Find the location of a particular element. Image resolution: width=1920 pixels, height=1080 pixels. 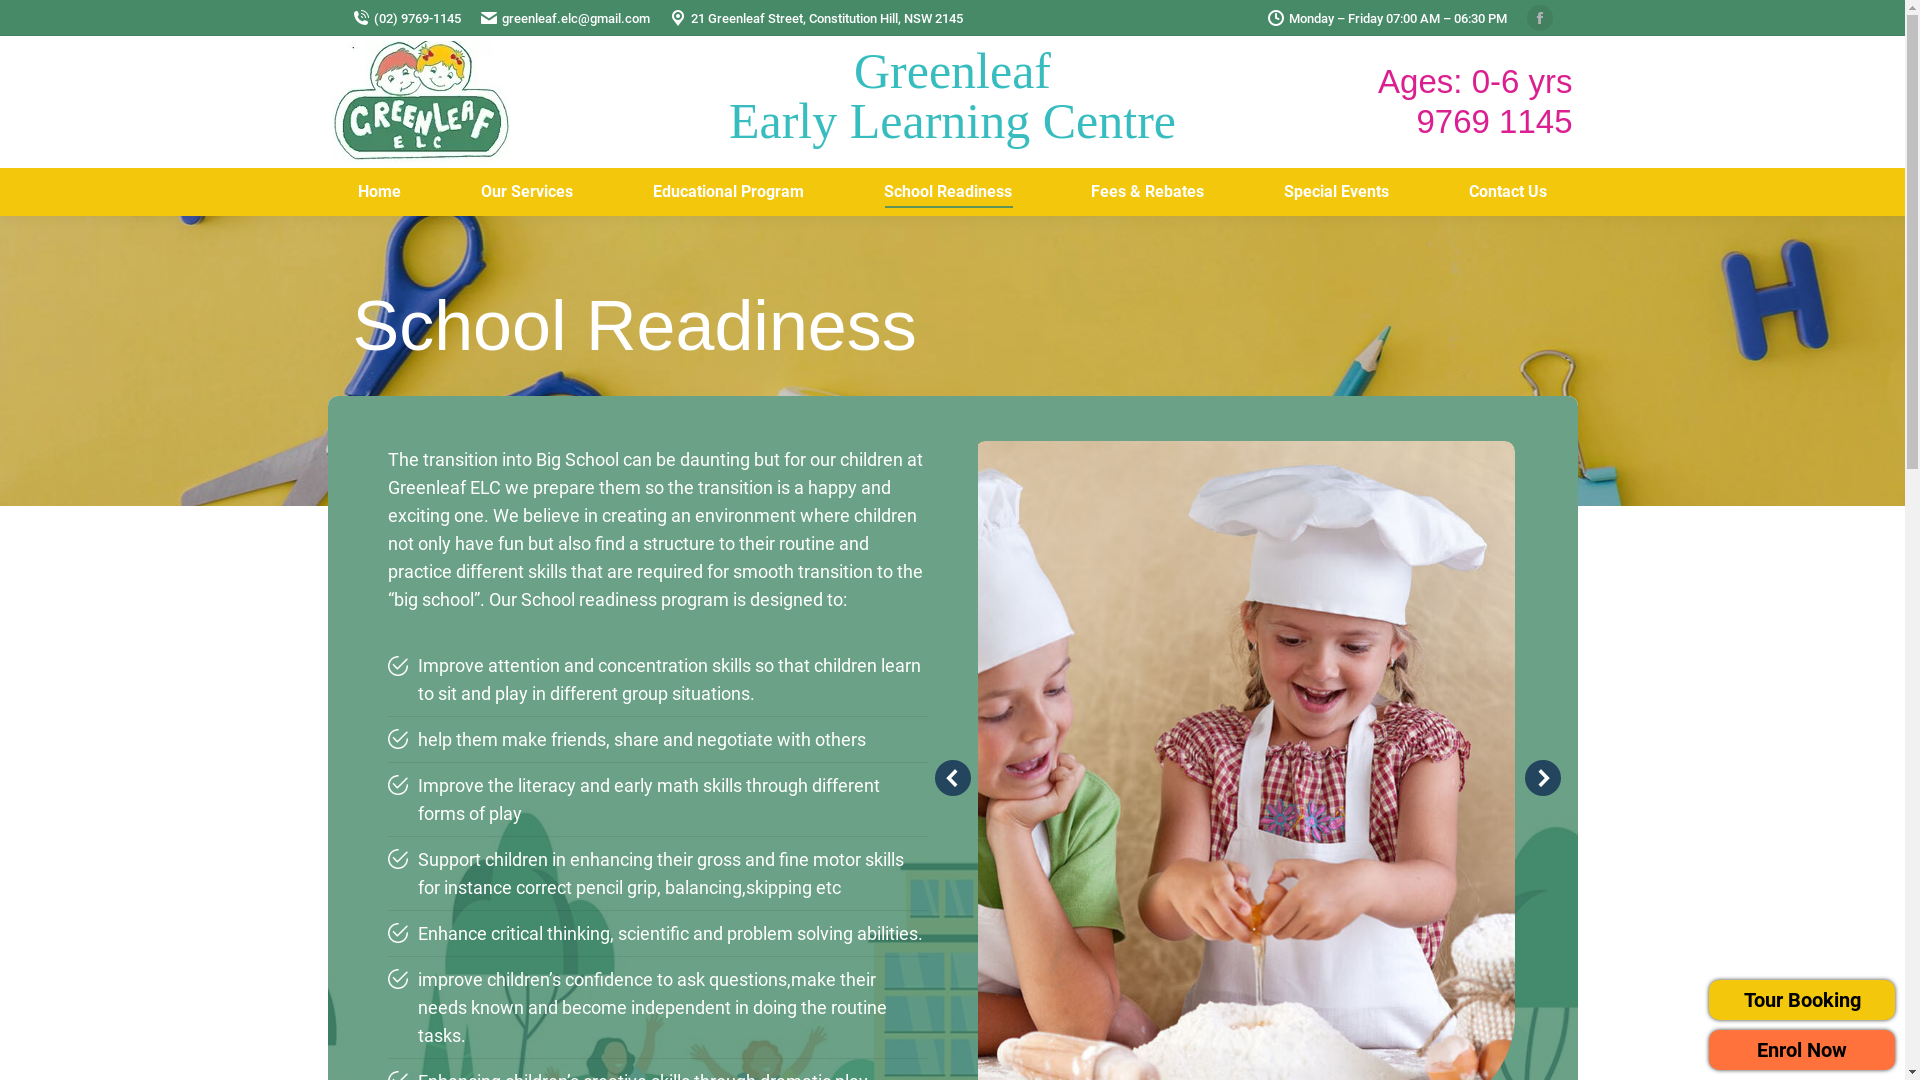

'Contact Us' is located at coordinates (1507, 192).